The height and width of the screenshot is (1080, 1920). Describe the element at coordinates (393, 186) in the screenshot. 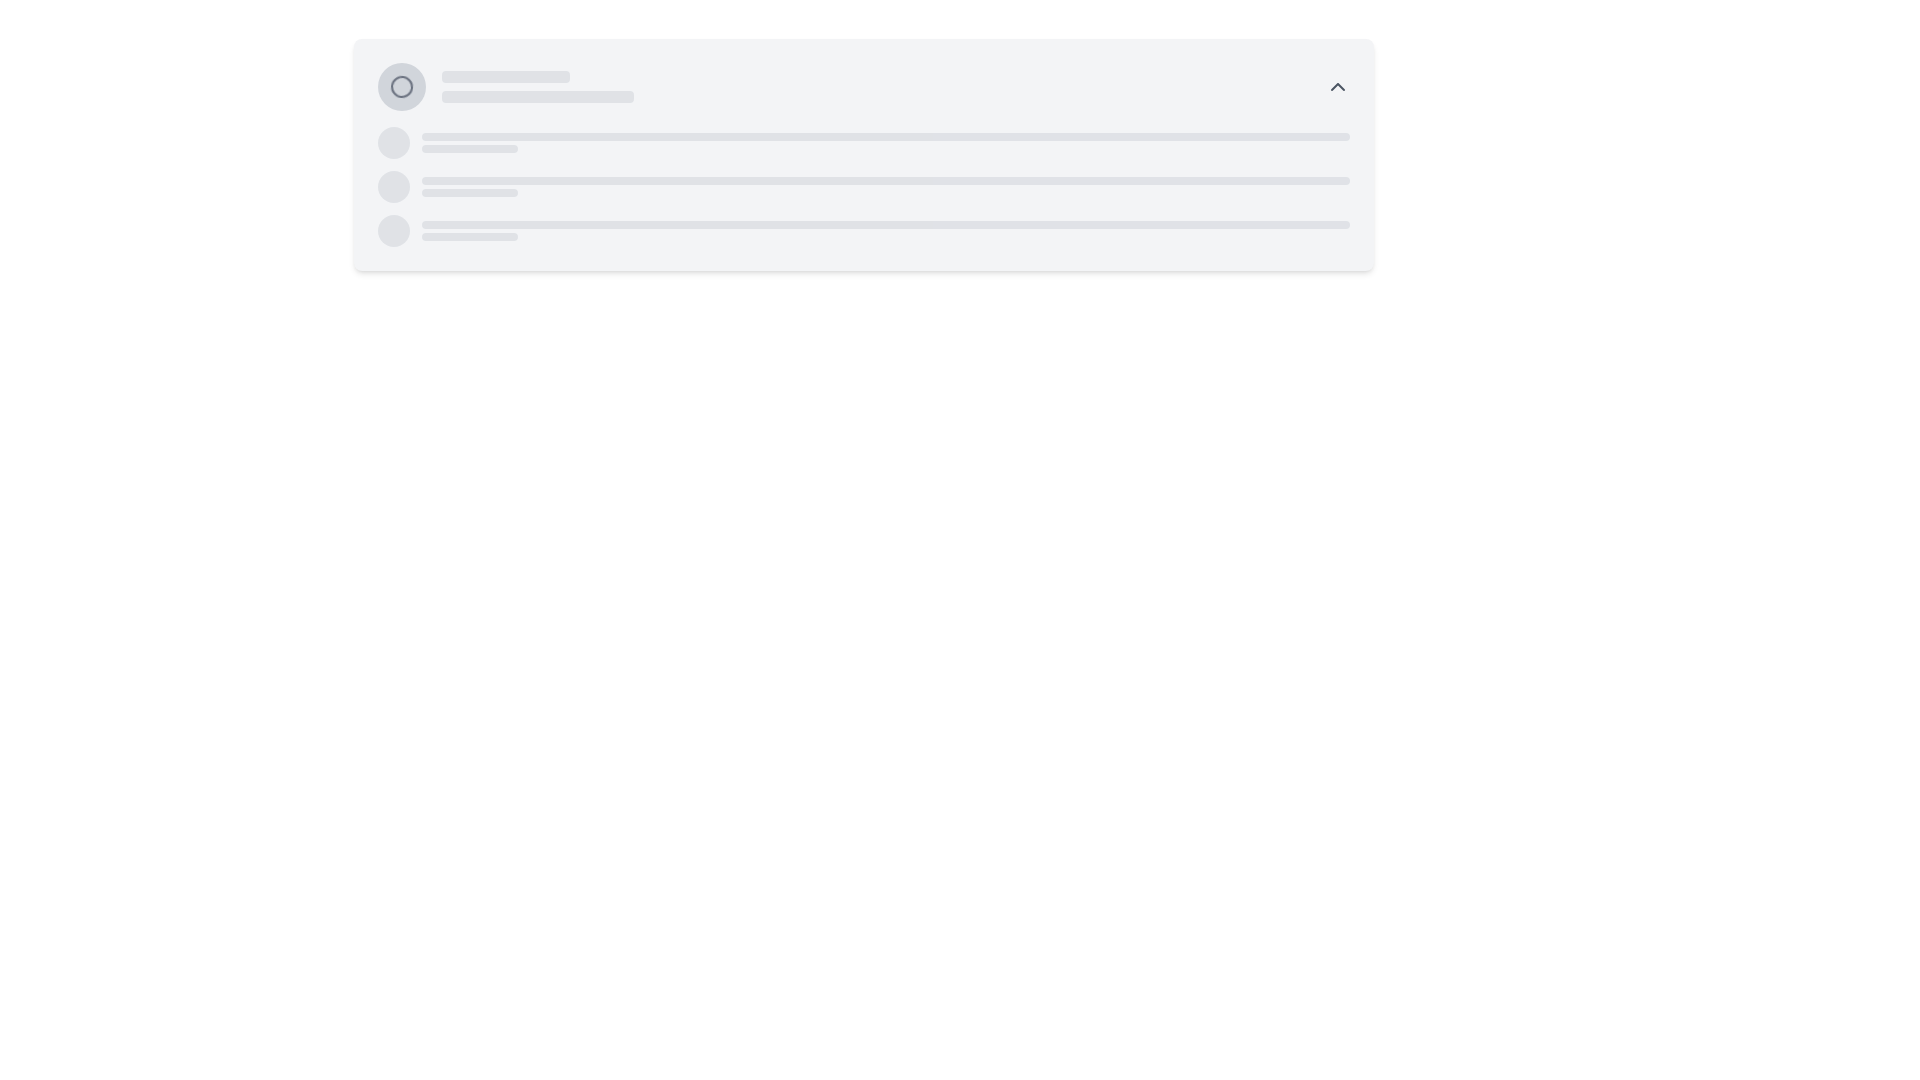

I see `the leftmost decorative placeholder element that serves as a visual indicator, located in the middle-left section of the interface` at that location.